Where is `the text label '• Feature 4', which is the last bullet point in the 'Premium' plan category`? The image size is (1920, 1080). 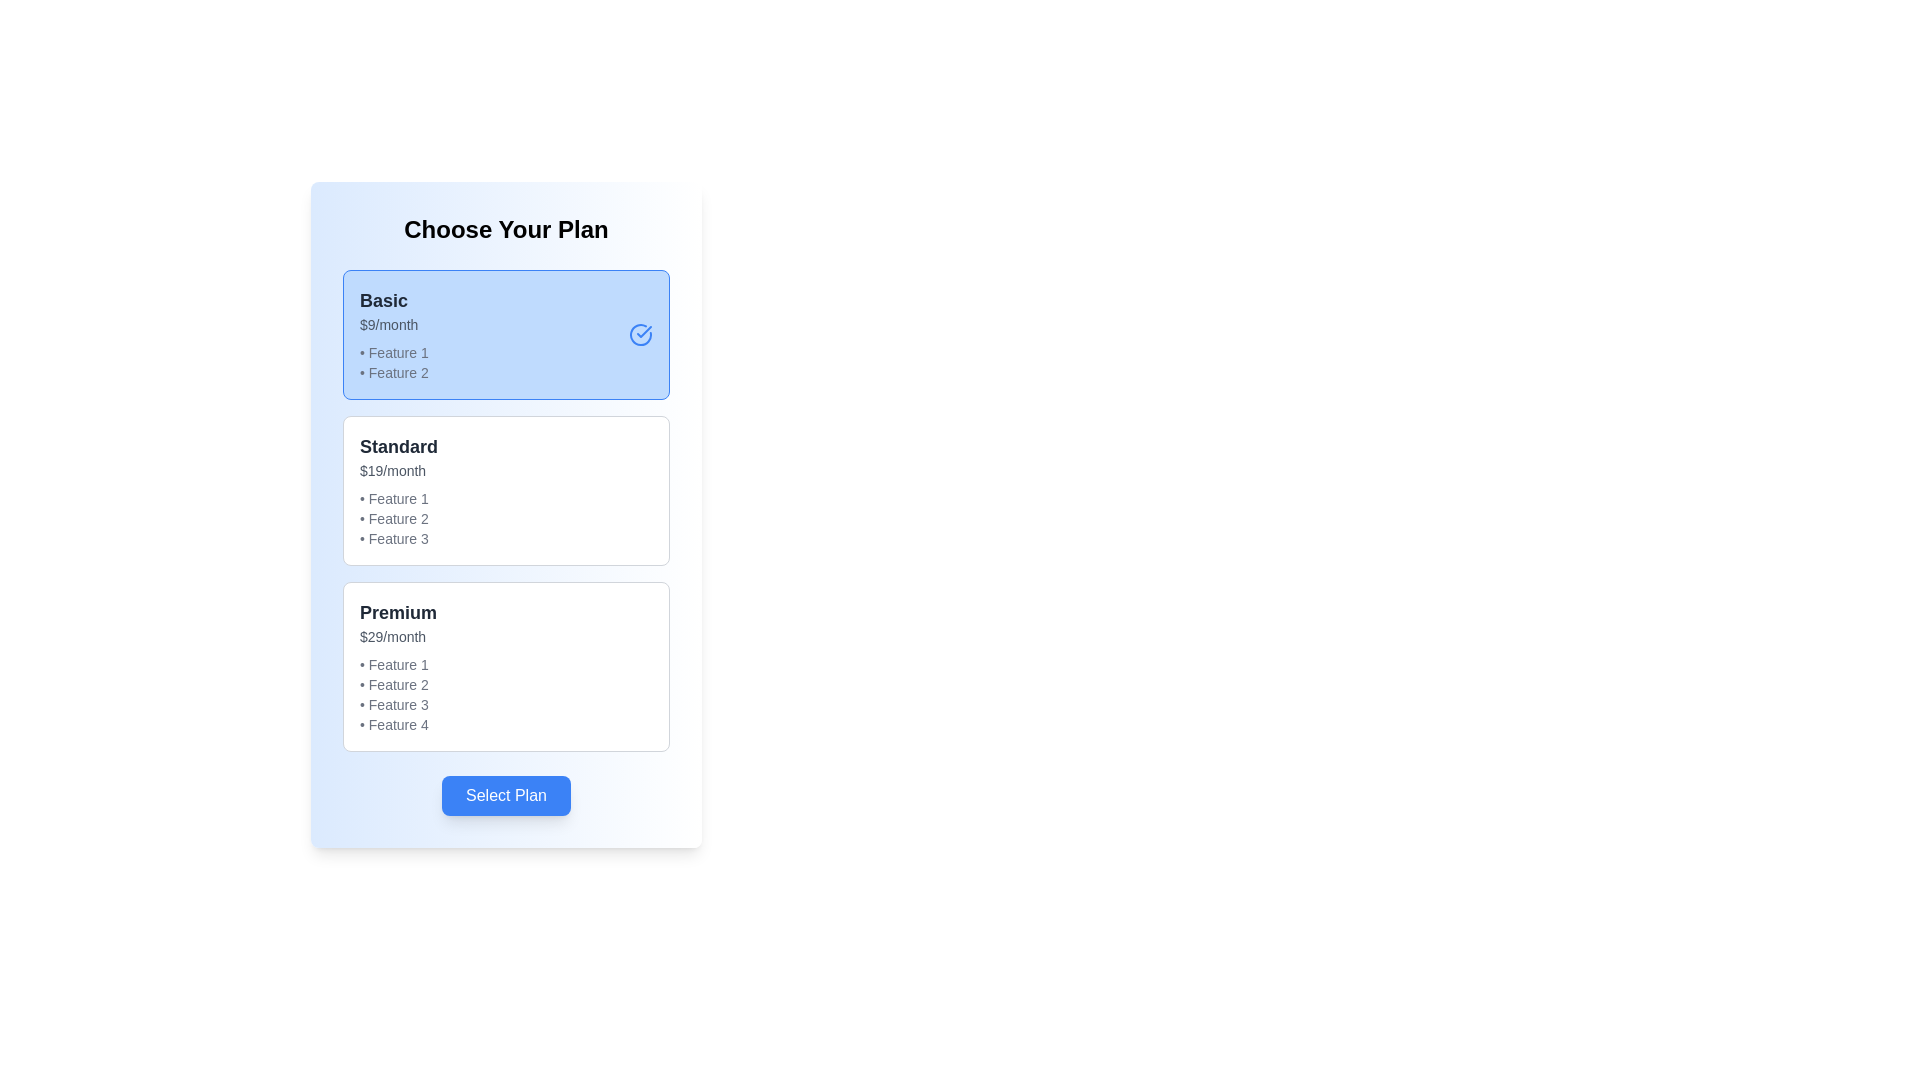 the text label '• Feature 4', which is the last bullet point in the 'Premium' plan category is located at coordinates (398, 725).